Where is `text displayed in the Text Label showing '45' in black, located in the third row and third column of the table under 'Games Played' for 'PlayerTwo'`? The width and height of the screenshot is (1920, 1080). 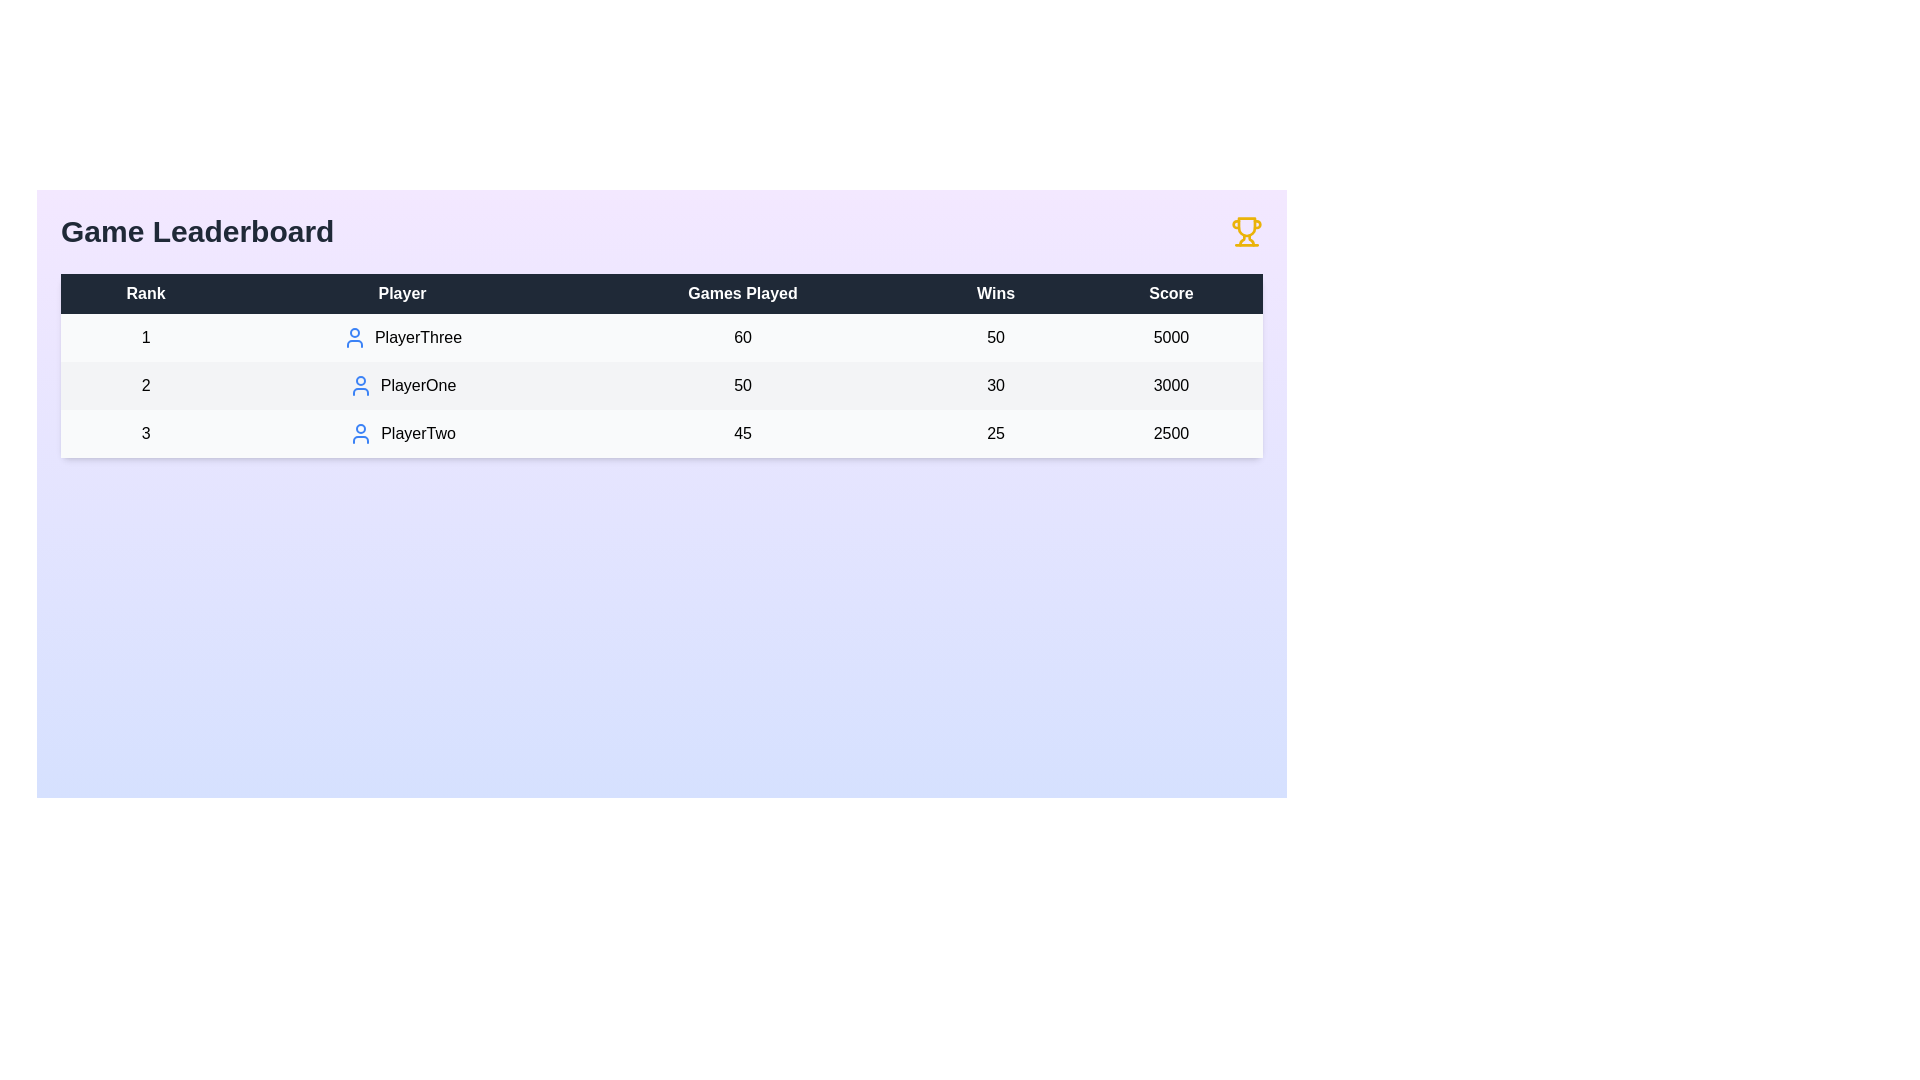
text displayed in the Text Label showing '45' in black, located in the third row and third column of the table under 'Games Played' for 'PlayerTwo' is located at coordinates (742, 433).